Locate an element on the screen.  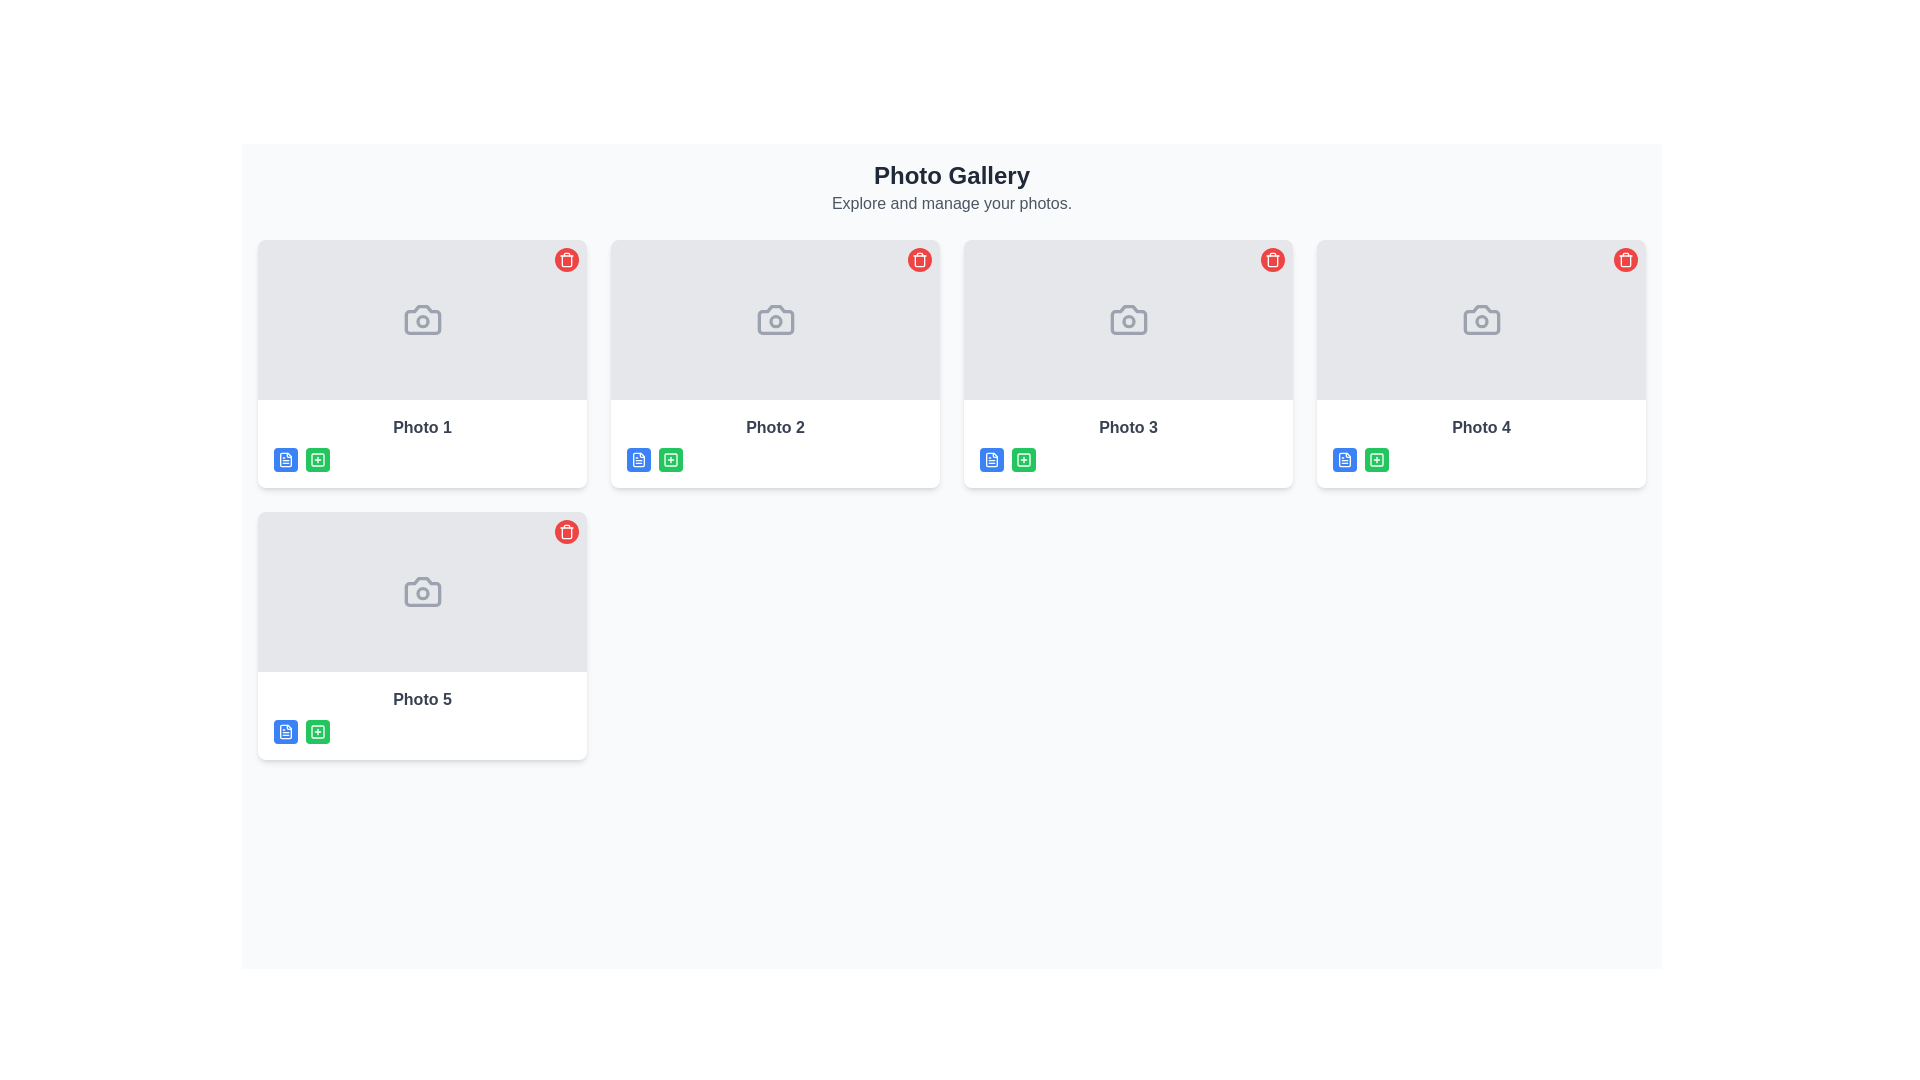
the delete button with an embedded SVG icon located at the top-right corner of the 'Photo 4' image card is located at coordinates (1626, 258).